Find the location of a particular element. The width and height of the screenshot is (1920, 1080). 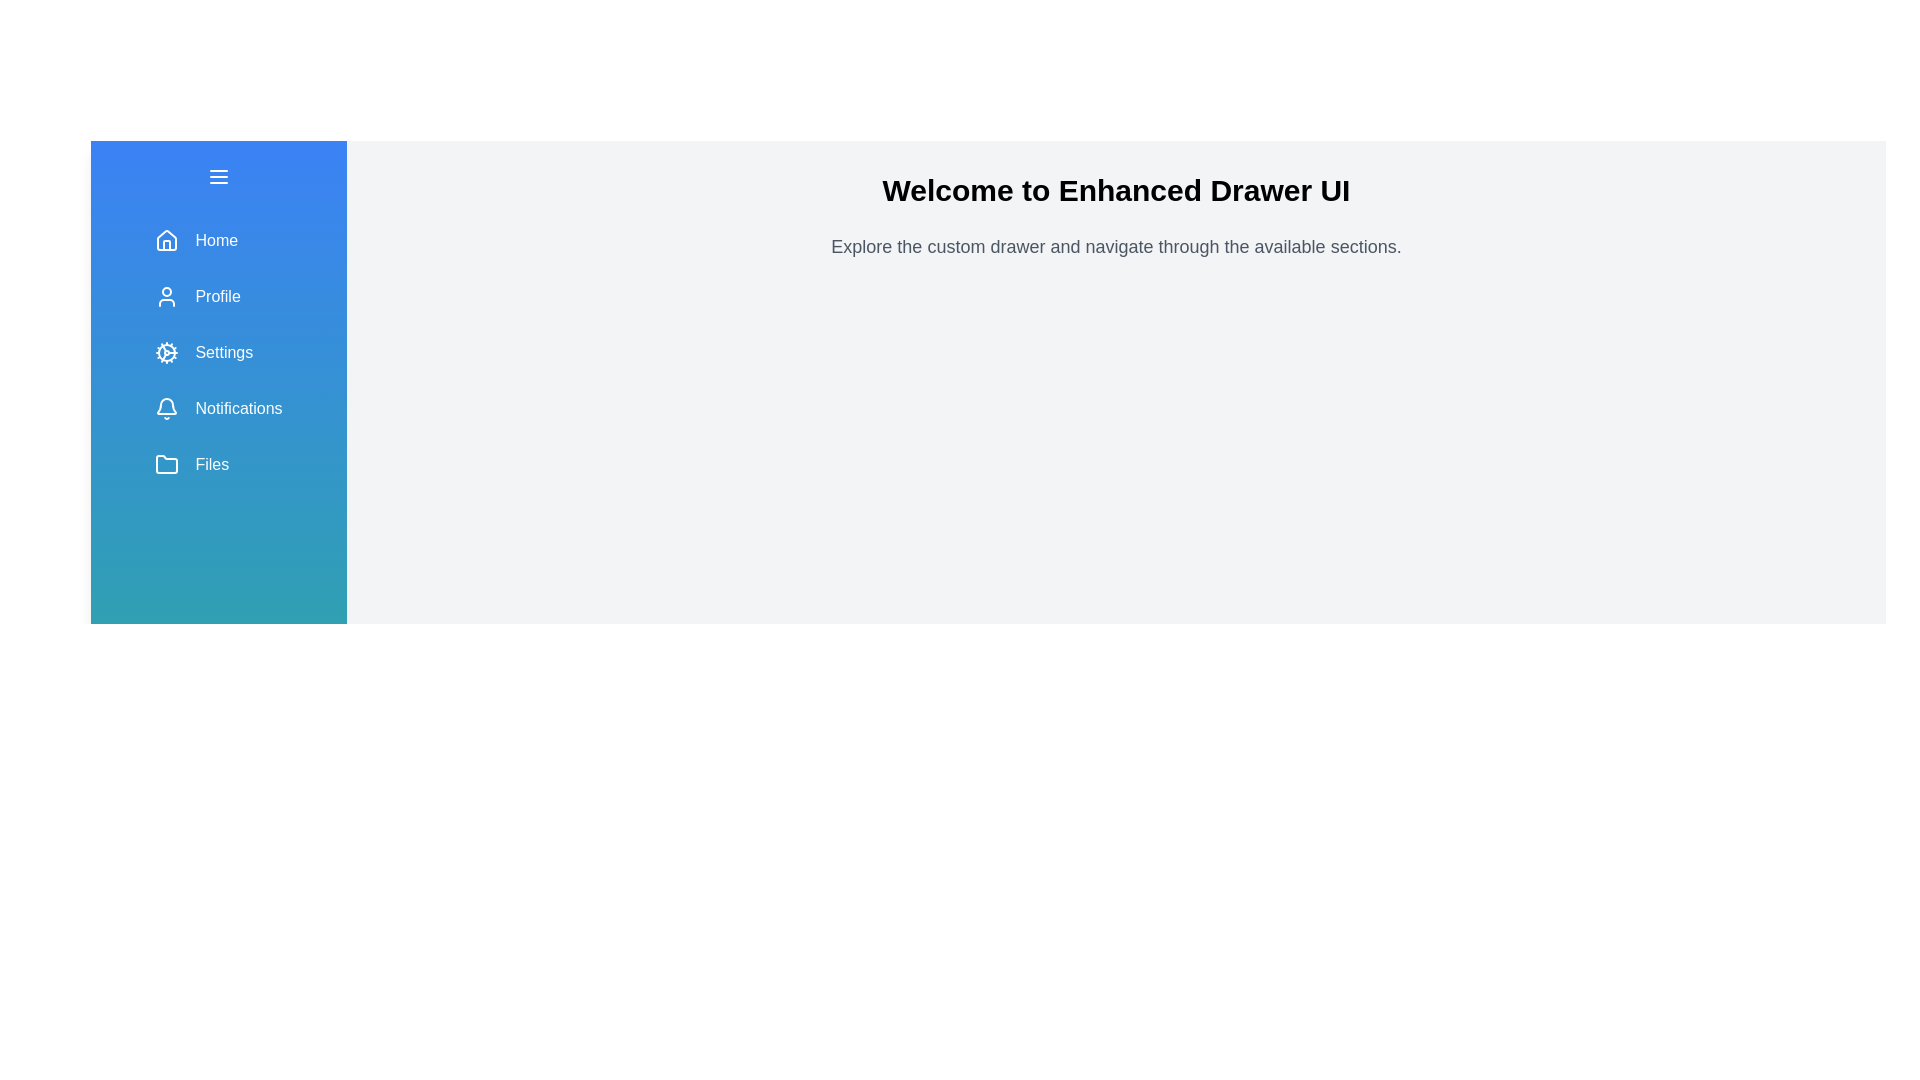

the navigation menu item labeled Profile is located at coordinates (219, 297).